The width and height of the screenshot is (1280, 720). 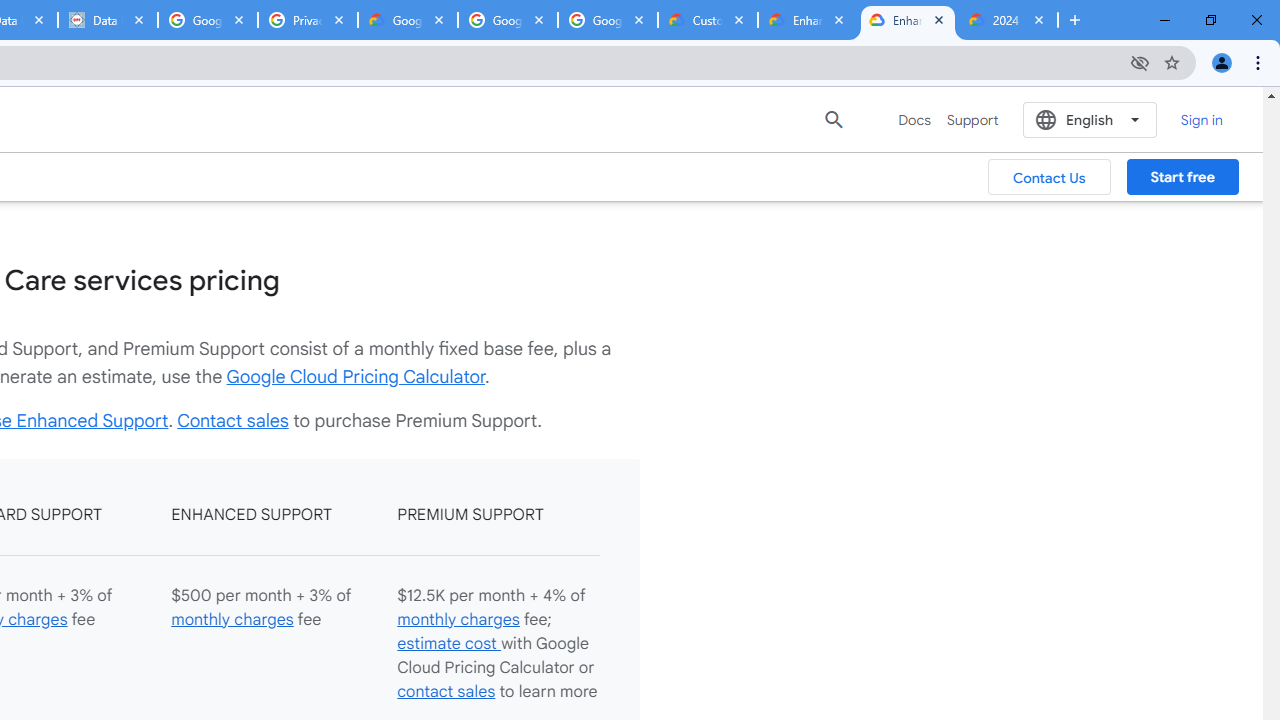 I want to click on 'Chrome', so click(x=1259, y=61).